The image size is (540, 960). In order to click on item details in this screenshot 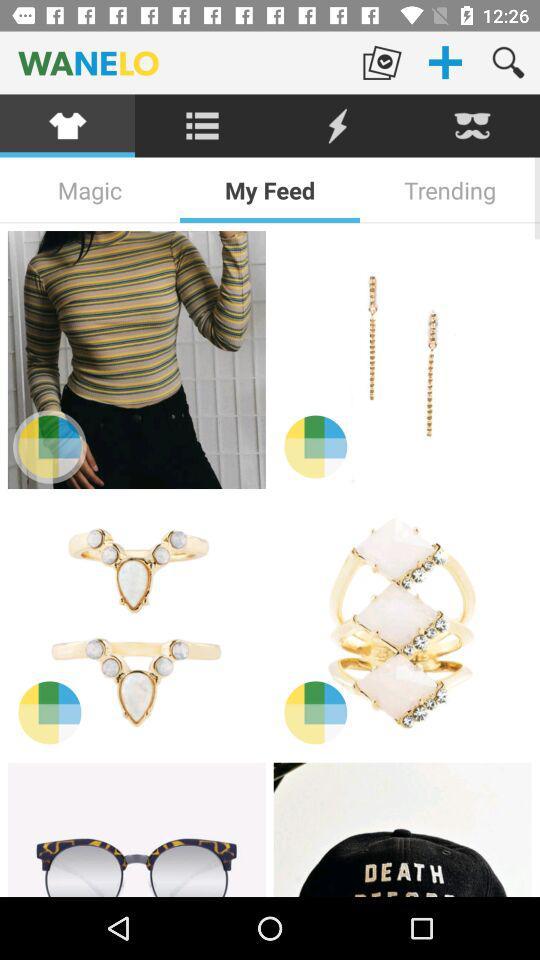, I will do `click(402, 624)`.